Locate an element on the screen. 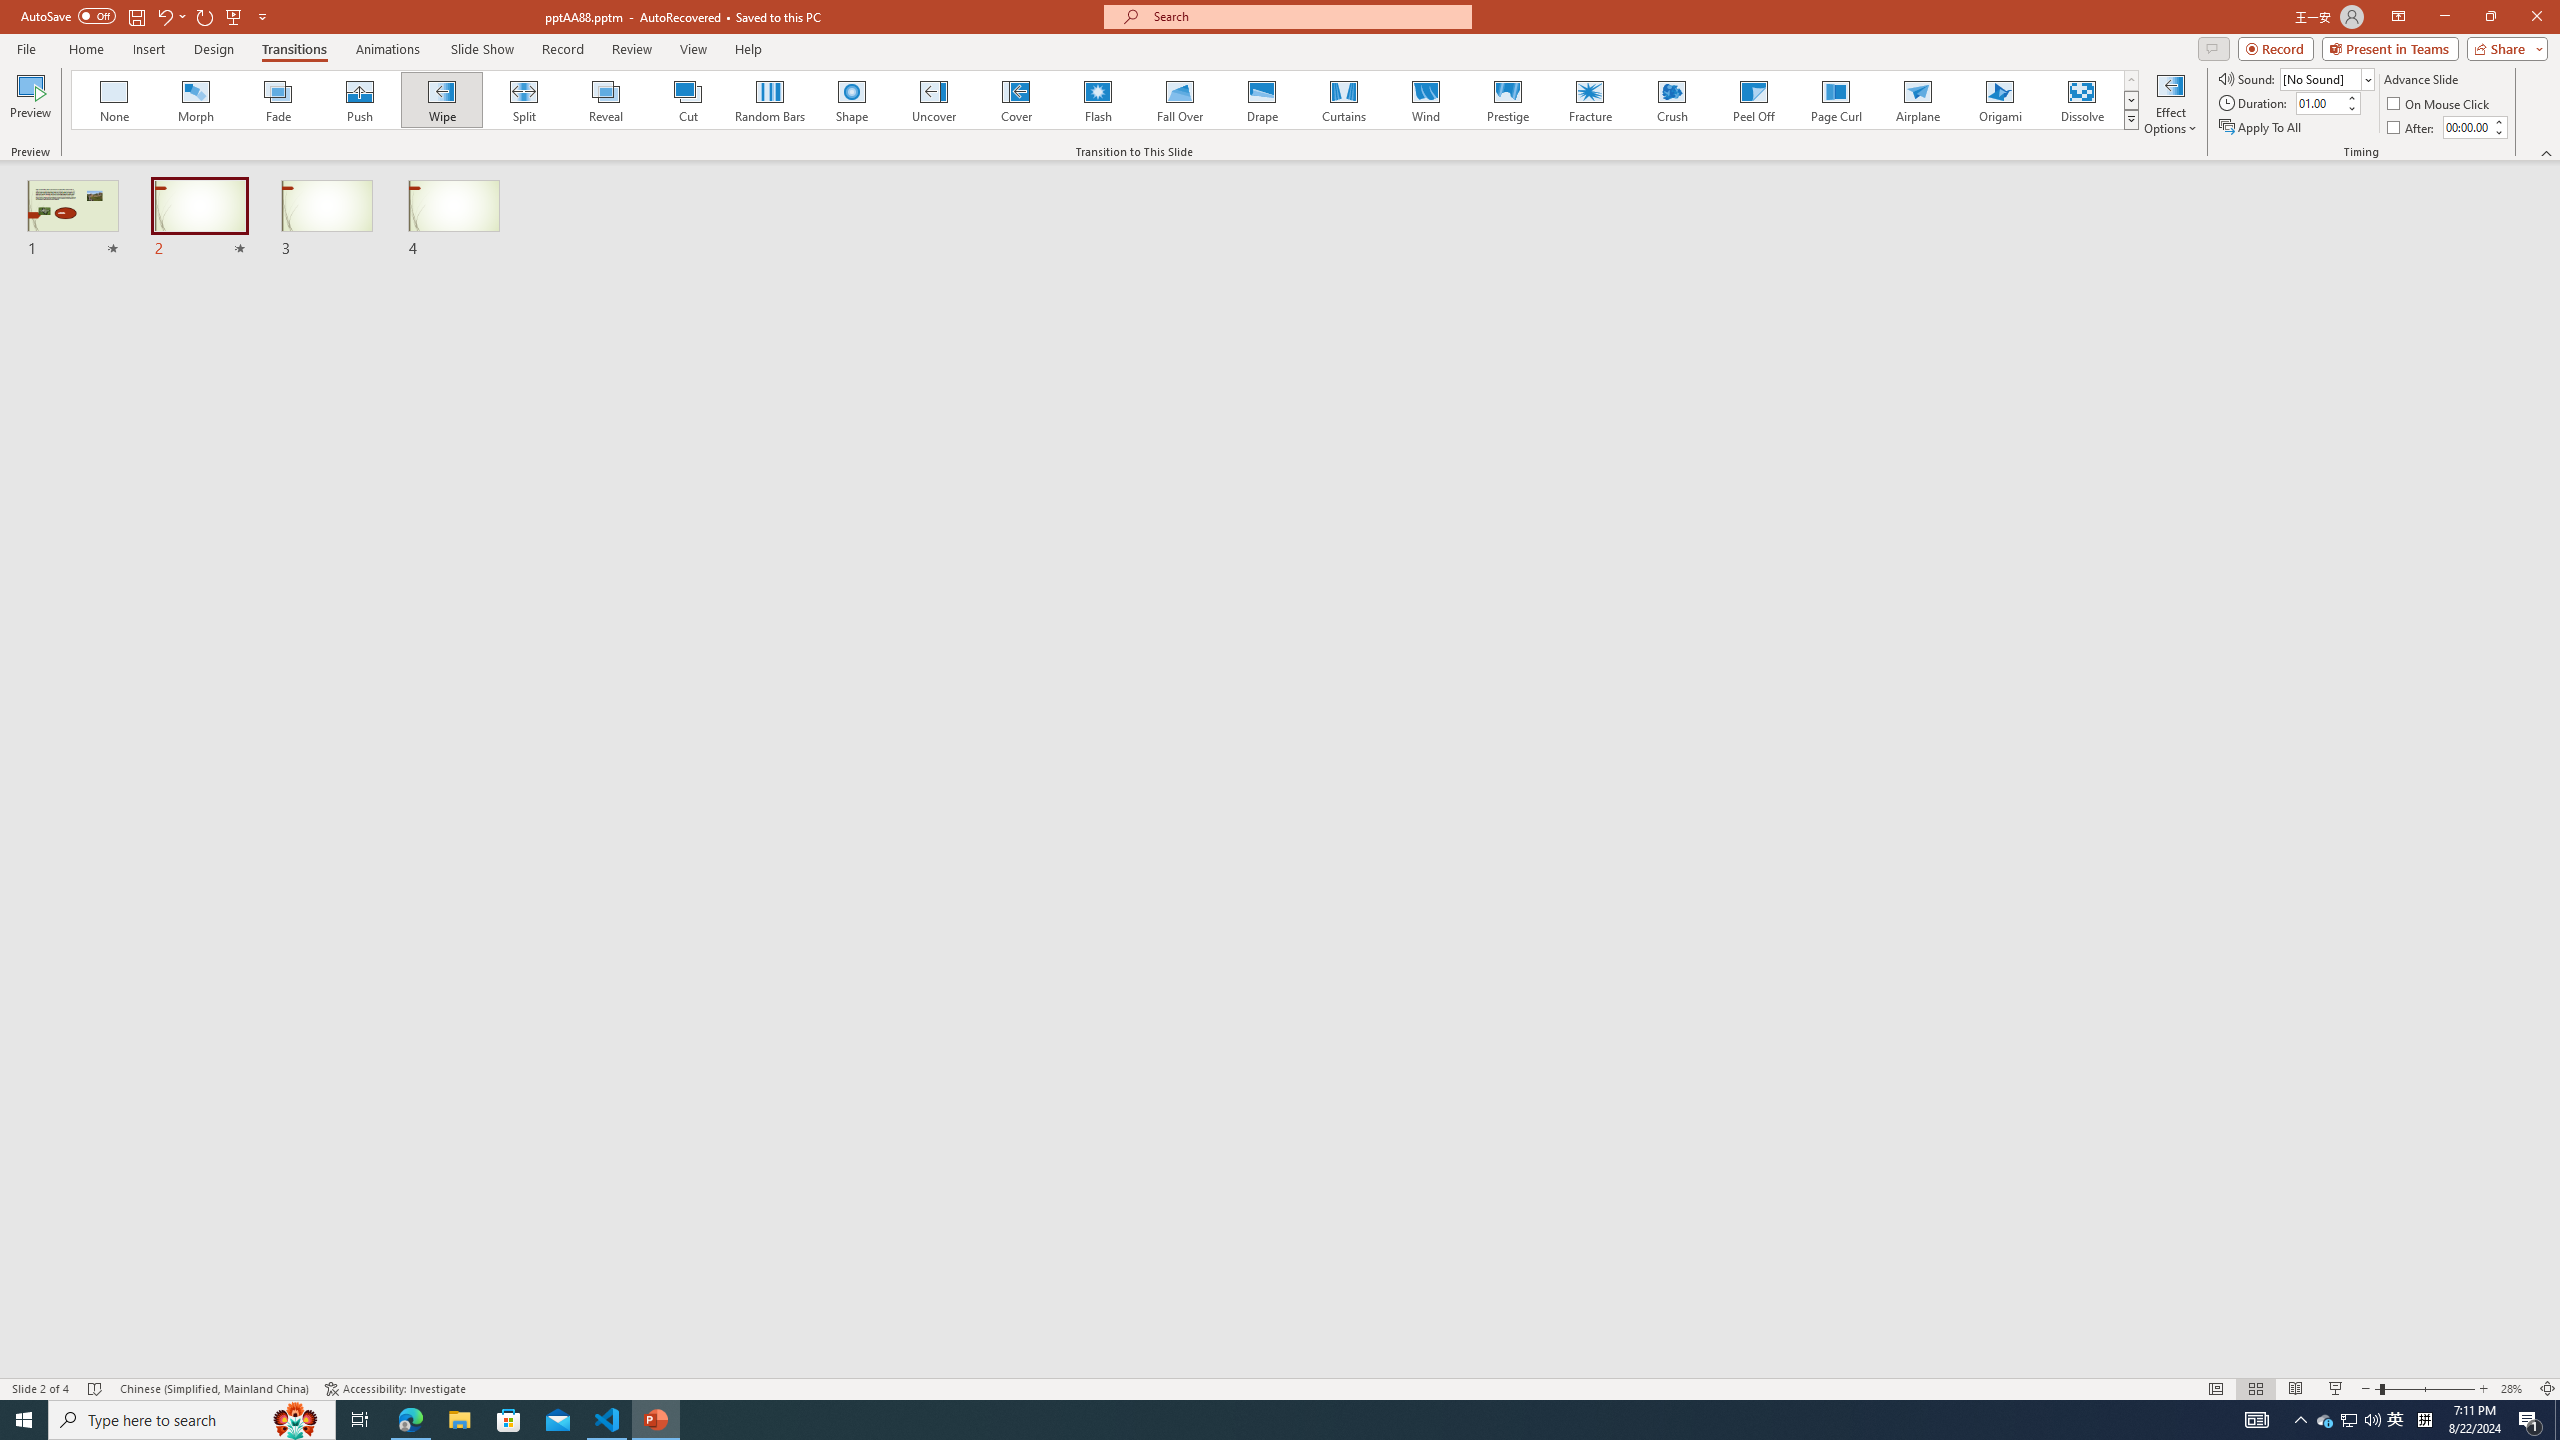 This screenshot has width=2560, height=1440. 'Transition Effects' is located at coordinates (2131, 118).